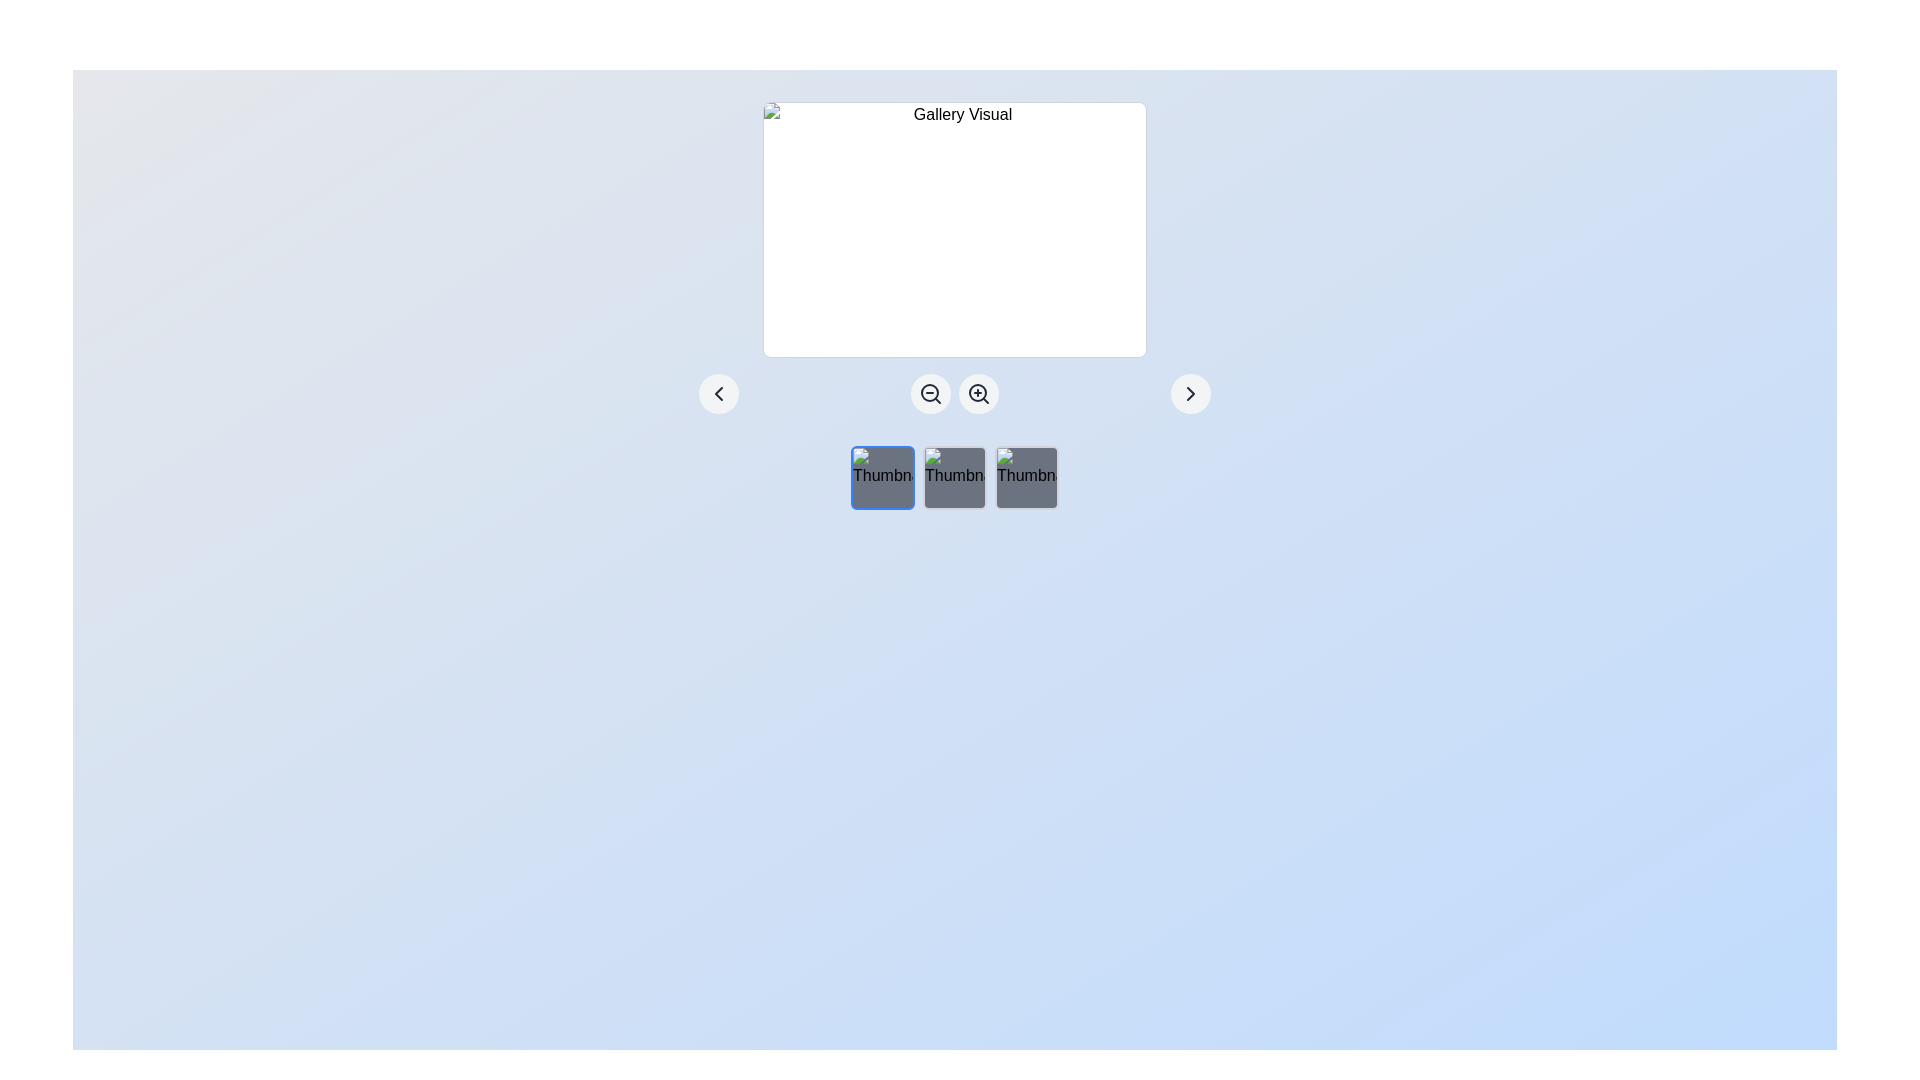 Image resolution: width=1920 pixels, height=1080 pixels. I want to click on the first thumbnail image placeholder, which has a gray background, rounded corners, and a blue border, so click(882, 478).